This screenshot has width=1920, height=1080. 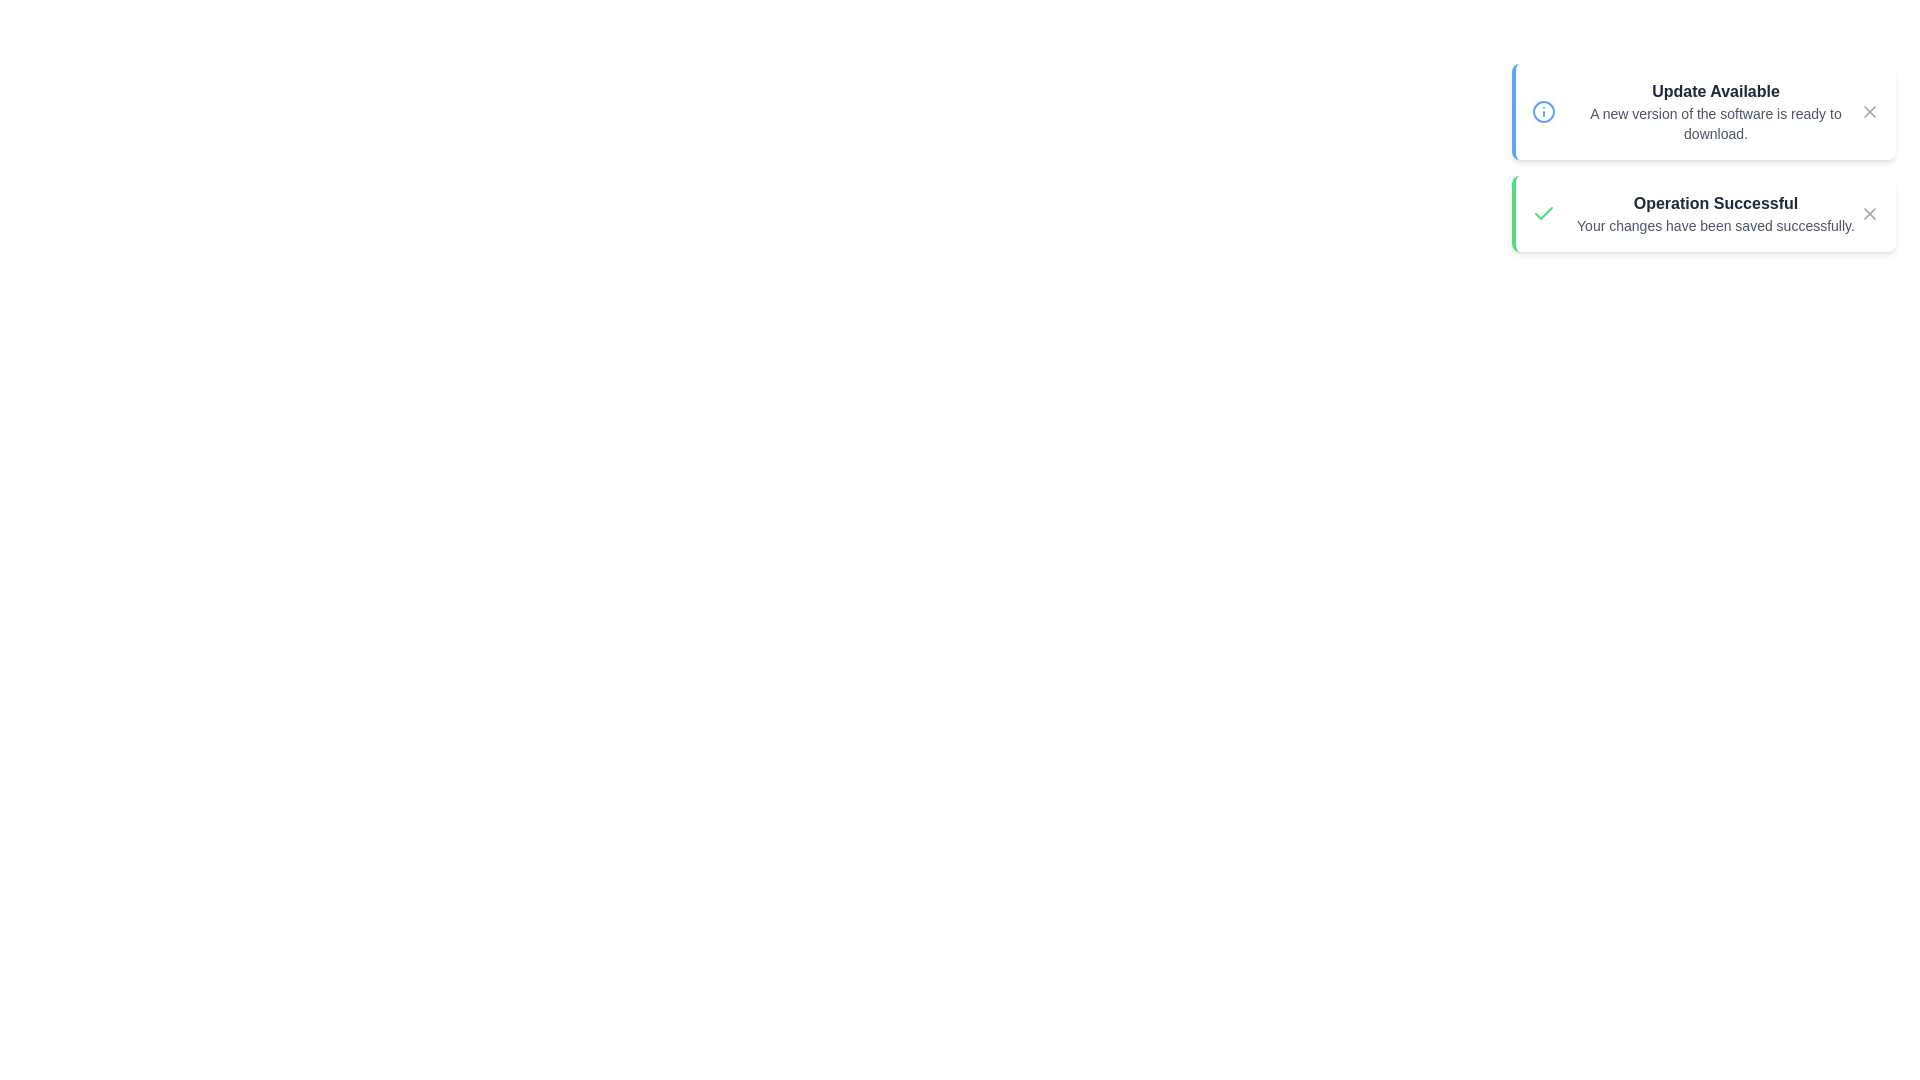 I want to click on the close button icon resembling an 'X' at the top-right corner of the notification card to change its color, so click(x=1869, y=111).